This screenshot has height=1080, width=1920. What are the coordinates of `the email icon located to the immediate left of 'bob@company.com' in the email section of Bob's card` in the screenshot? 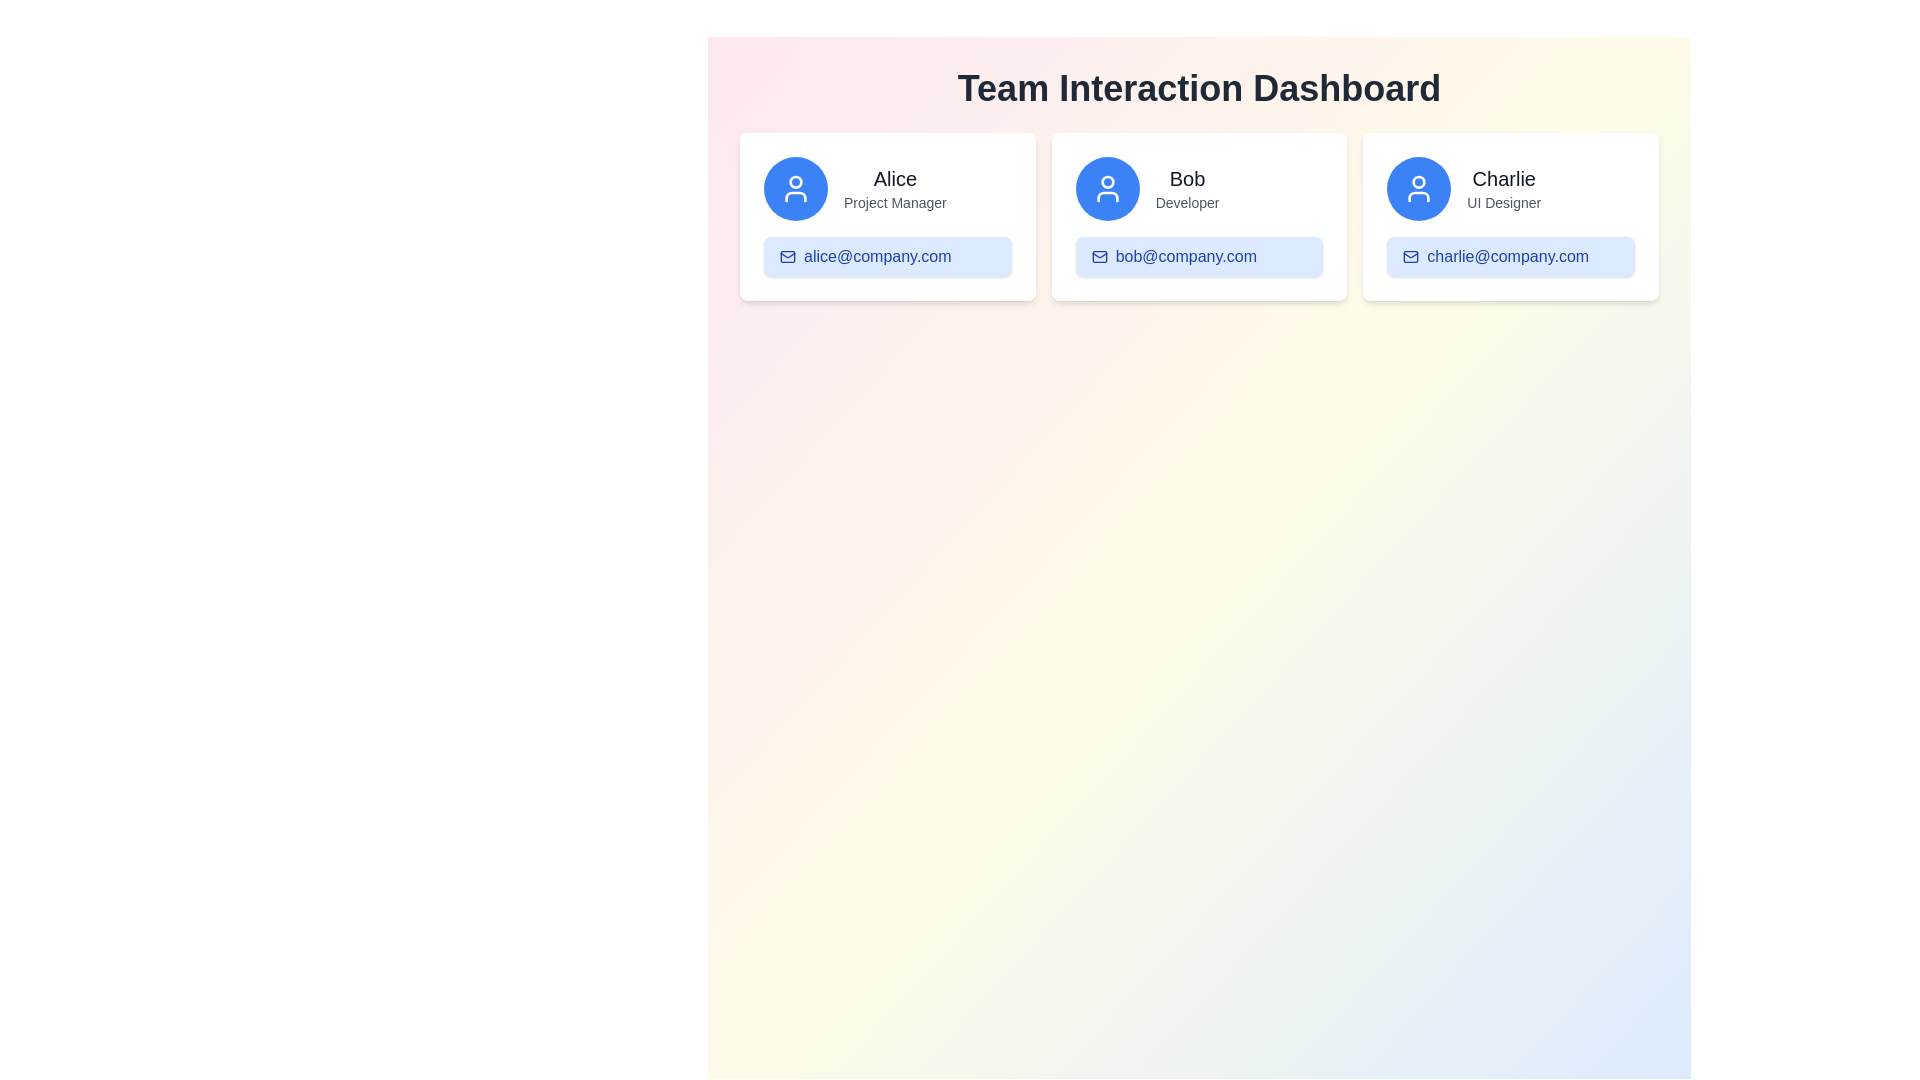 It's located at (1098, 256).